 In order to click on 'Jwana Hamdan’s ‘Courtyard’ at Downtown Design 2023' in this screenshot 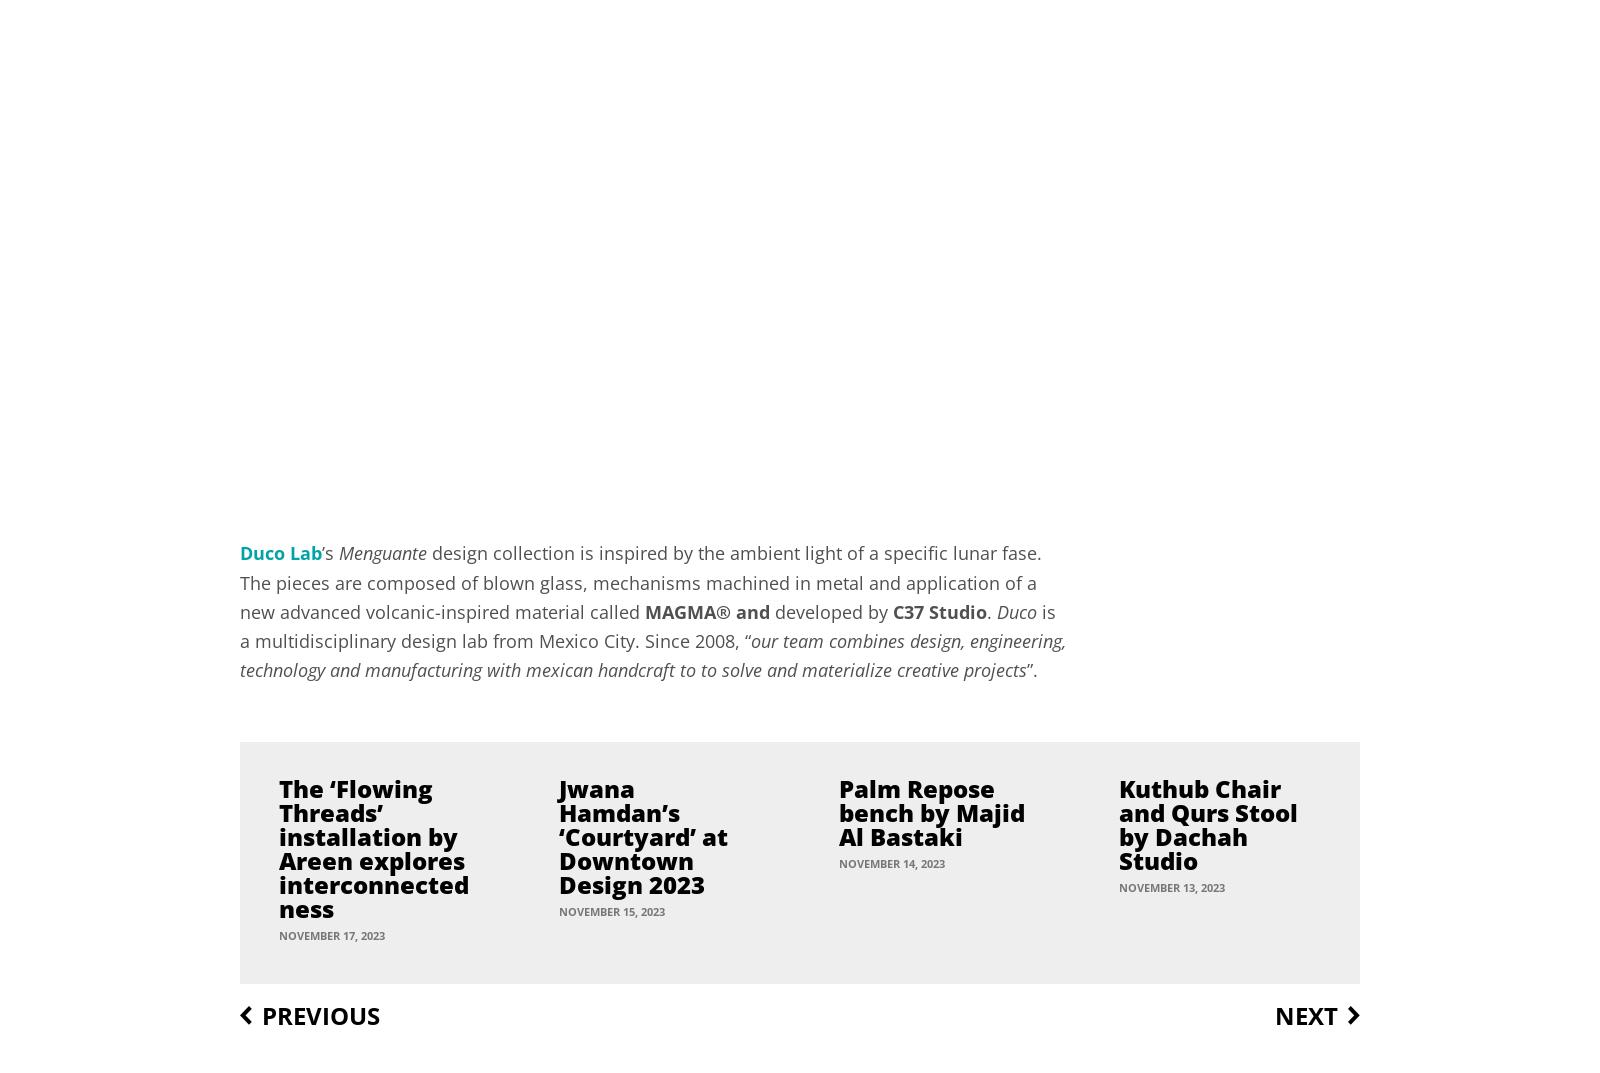, I will do `click(643, 834)`.